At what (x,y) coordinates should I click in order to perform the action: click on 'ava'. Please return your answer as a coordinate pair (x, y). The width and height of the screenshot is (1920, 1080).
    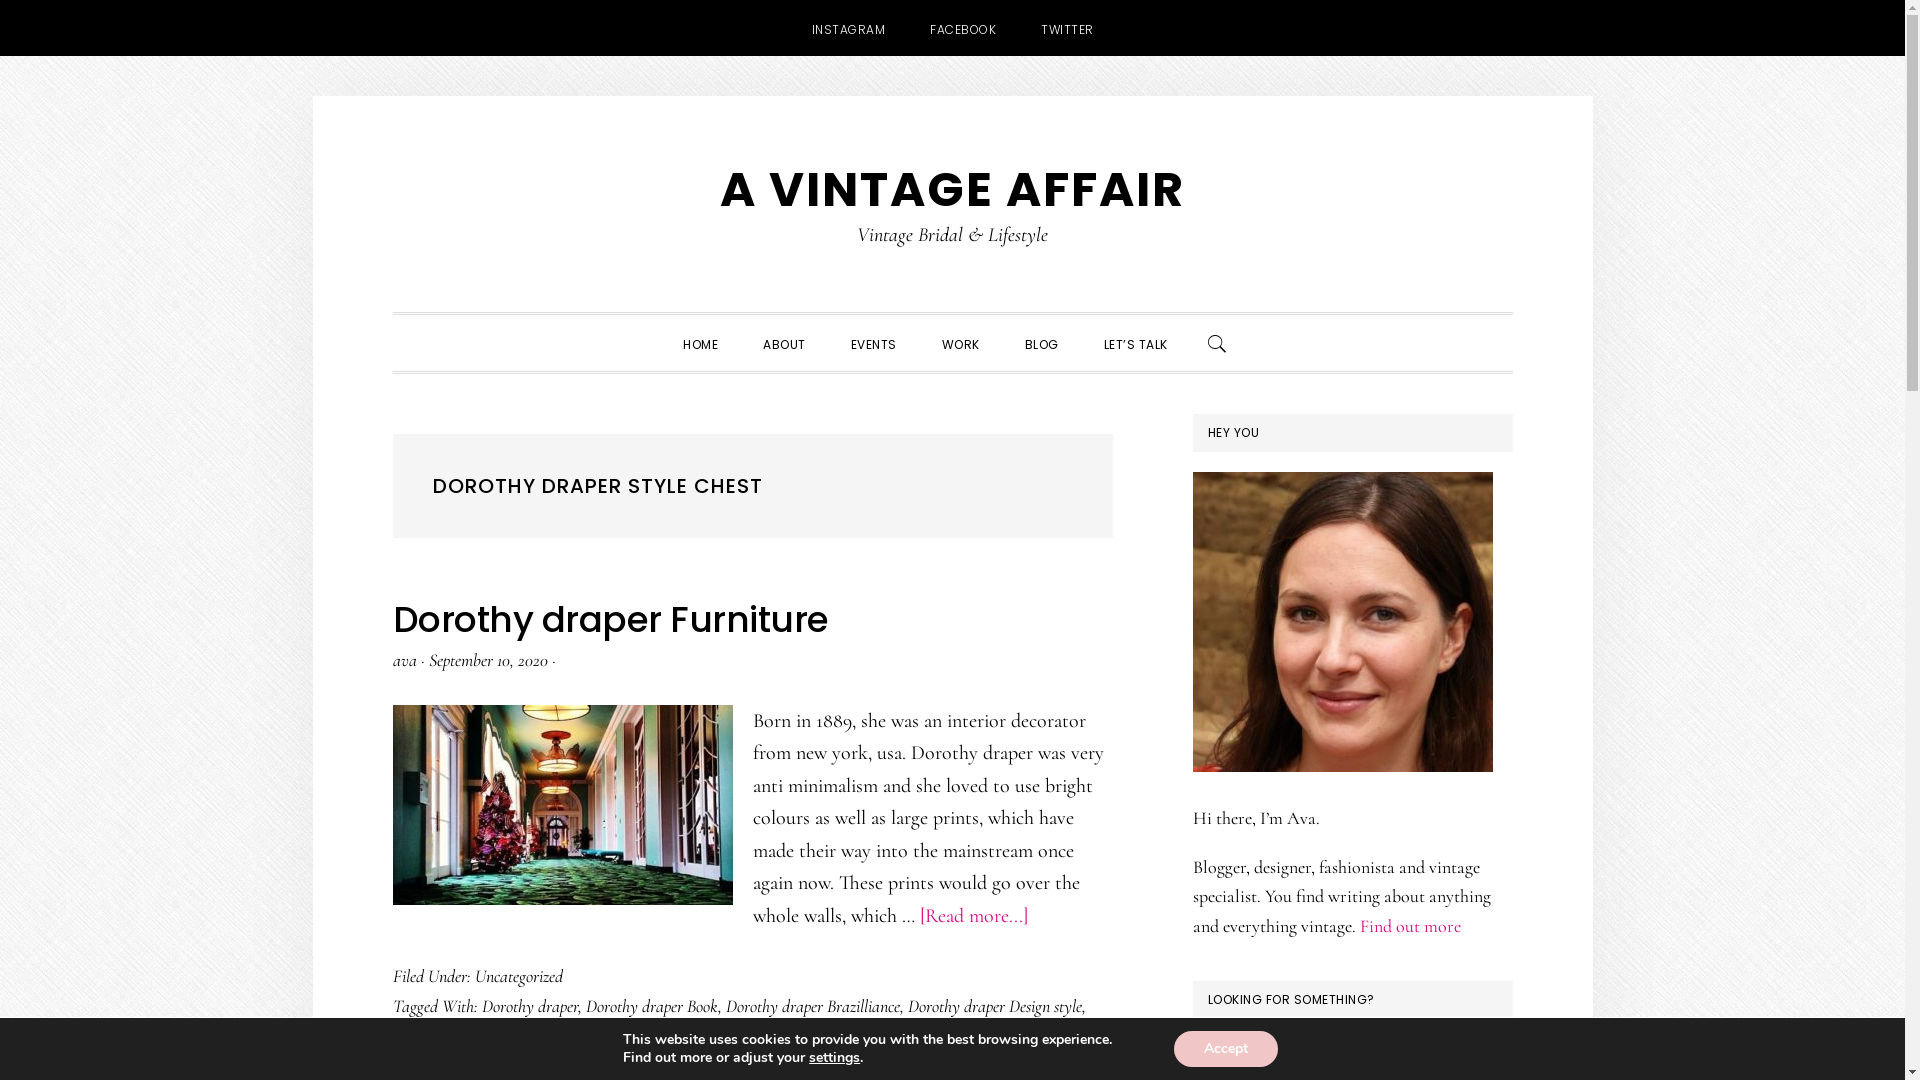
    Looking at the image, I should click on (402, 659).